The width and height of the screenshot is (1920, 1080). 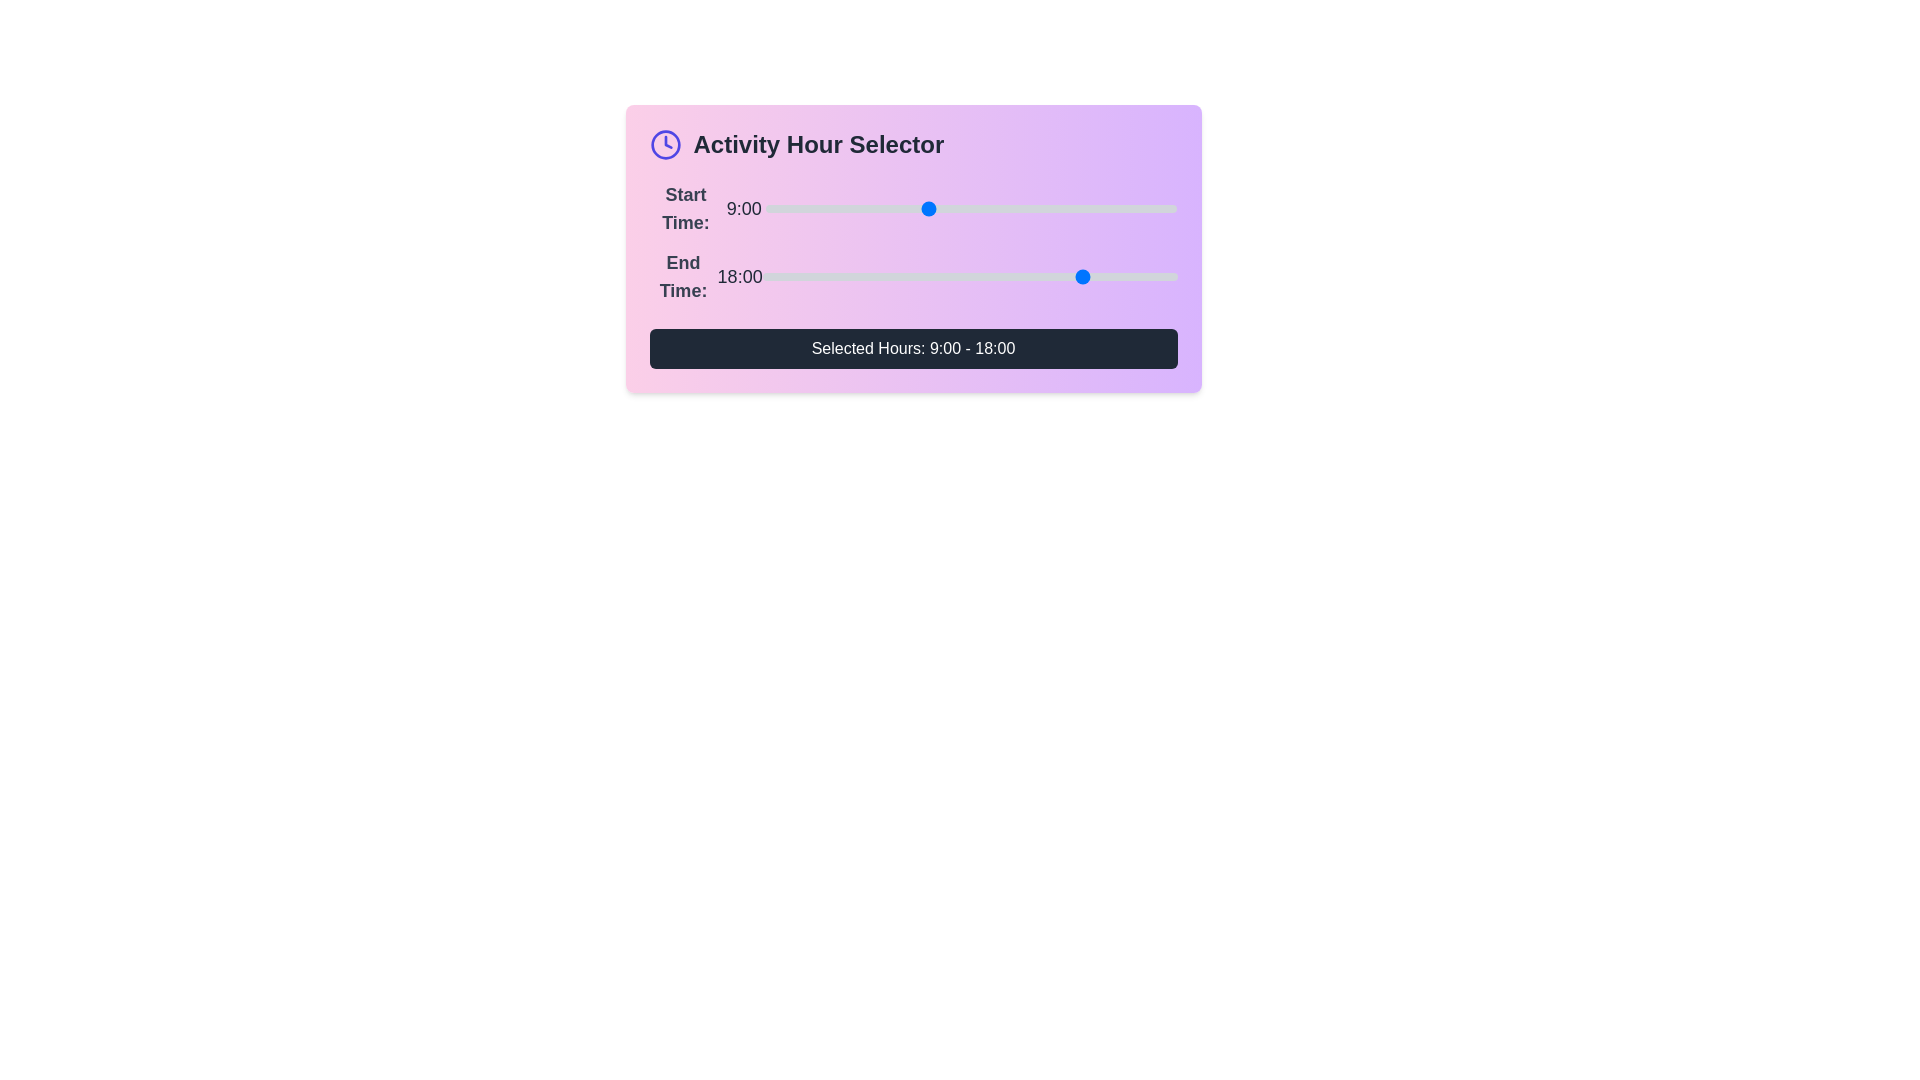 What do you see at coordinates (906, 277) in the screenshot?
I see `the end time slider to set the hour to 8` at bounding box center [906, 277].